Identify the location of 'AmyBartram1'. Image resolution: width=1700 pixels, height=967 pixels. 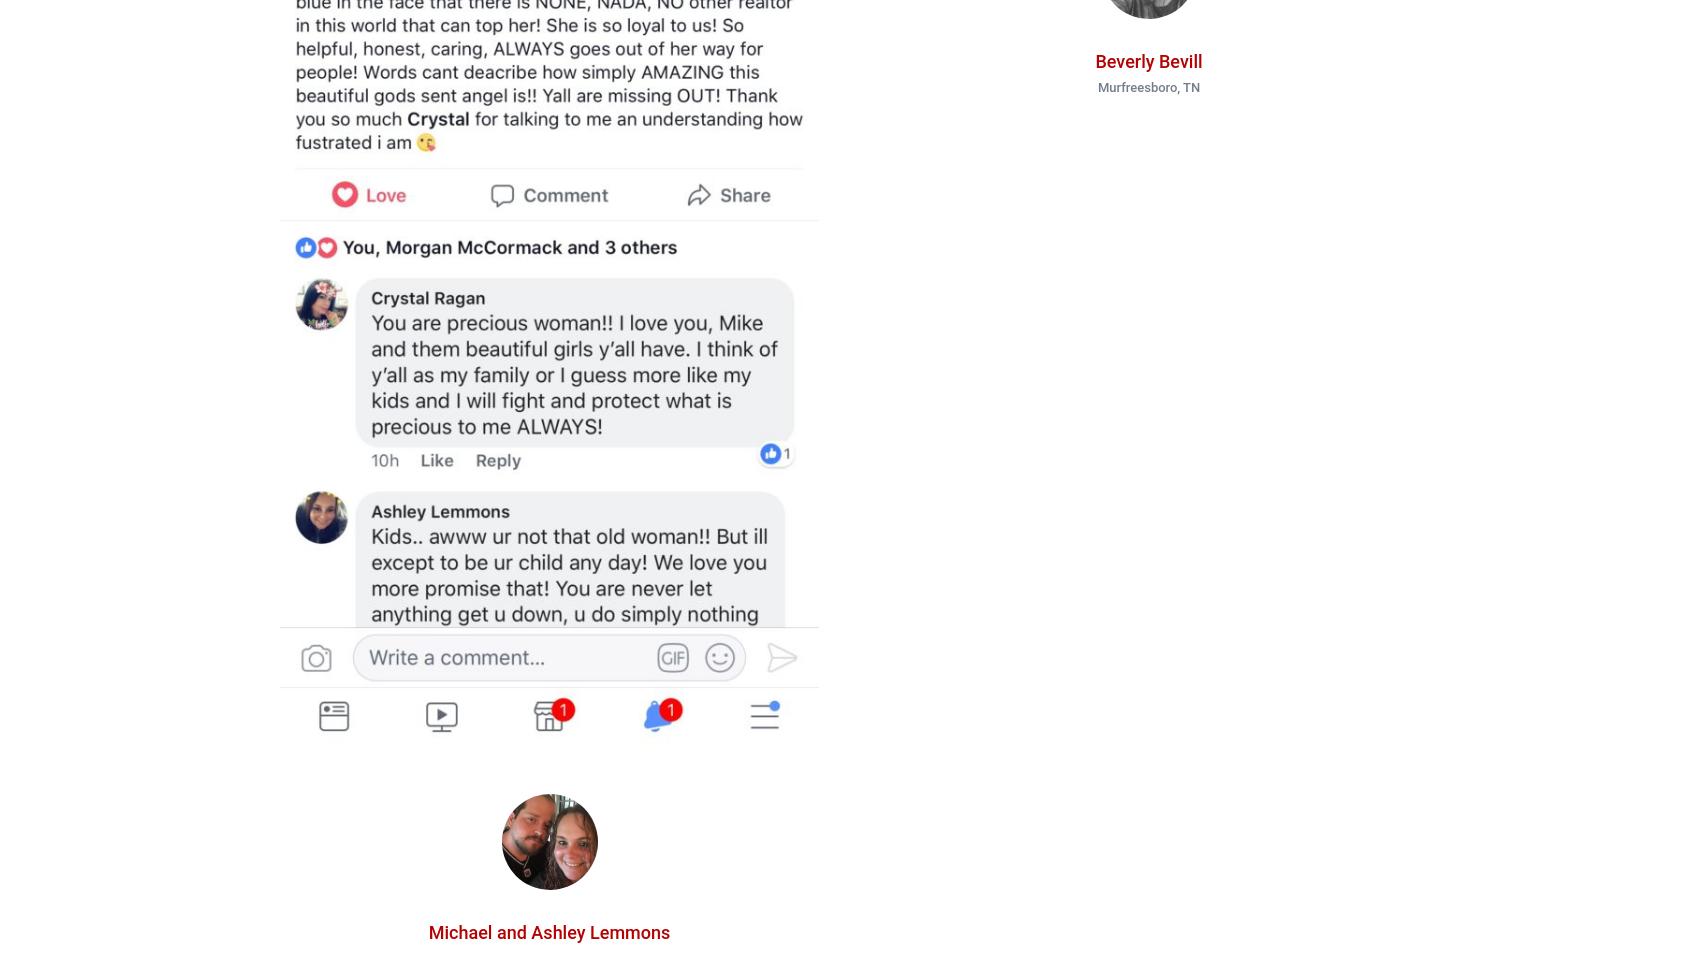
(1083, 470).